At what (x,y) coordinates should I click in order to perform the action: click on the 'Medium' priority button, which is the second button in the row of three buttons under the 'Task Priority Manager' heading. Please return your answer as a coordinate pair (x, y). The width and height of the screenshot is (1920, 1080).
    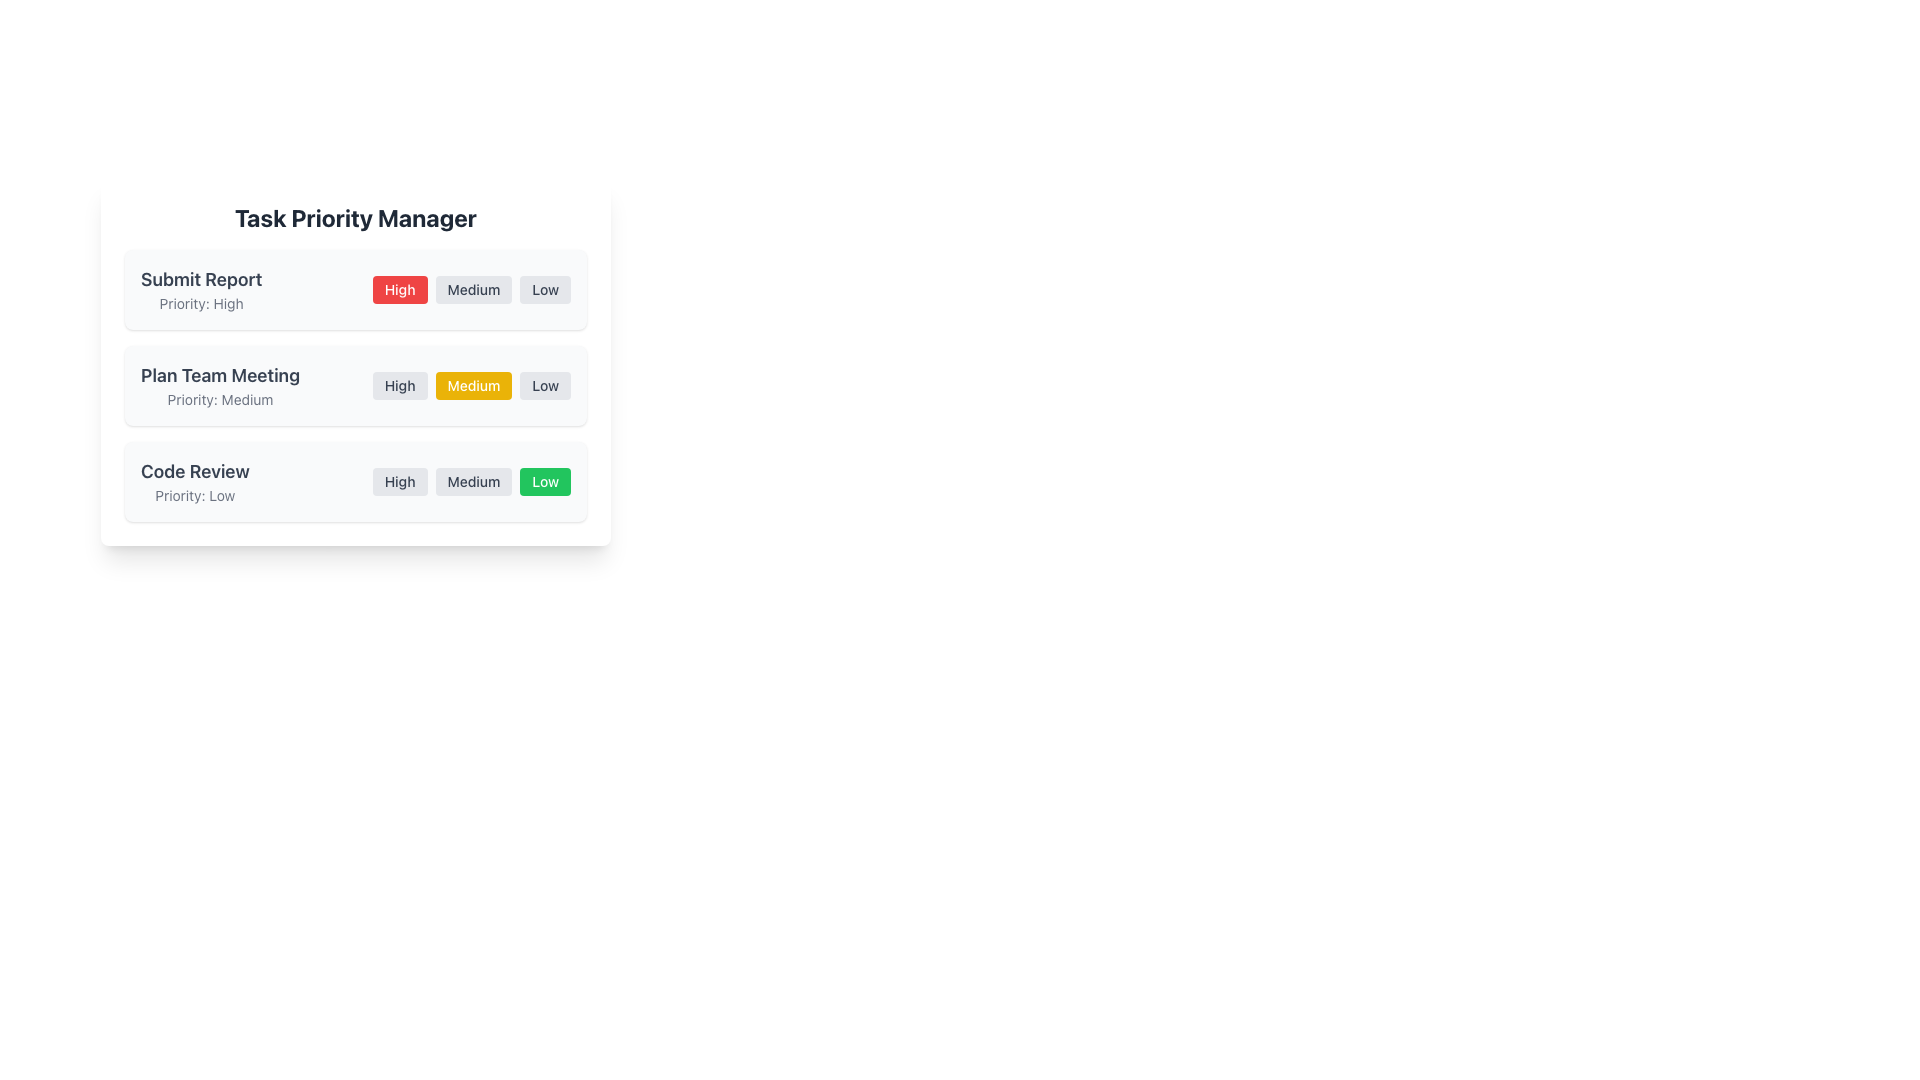
    Looking at the image, I should click on (473, 289).